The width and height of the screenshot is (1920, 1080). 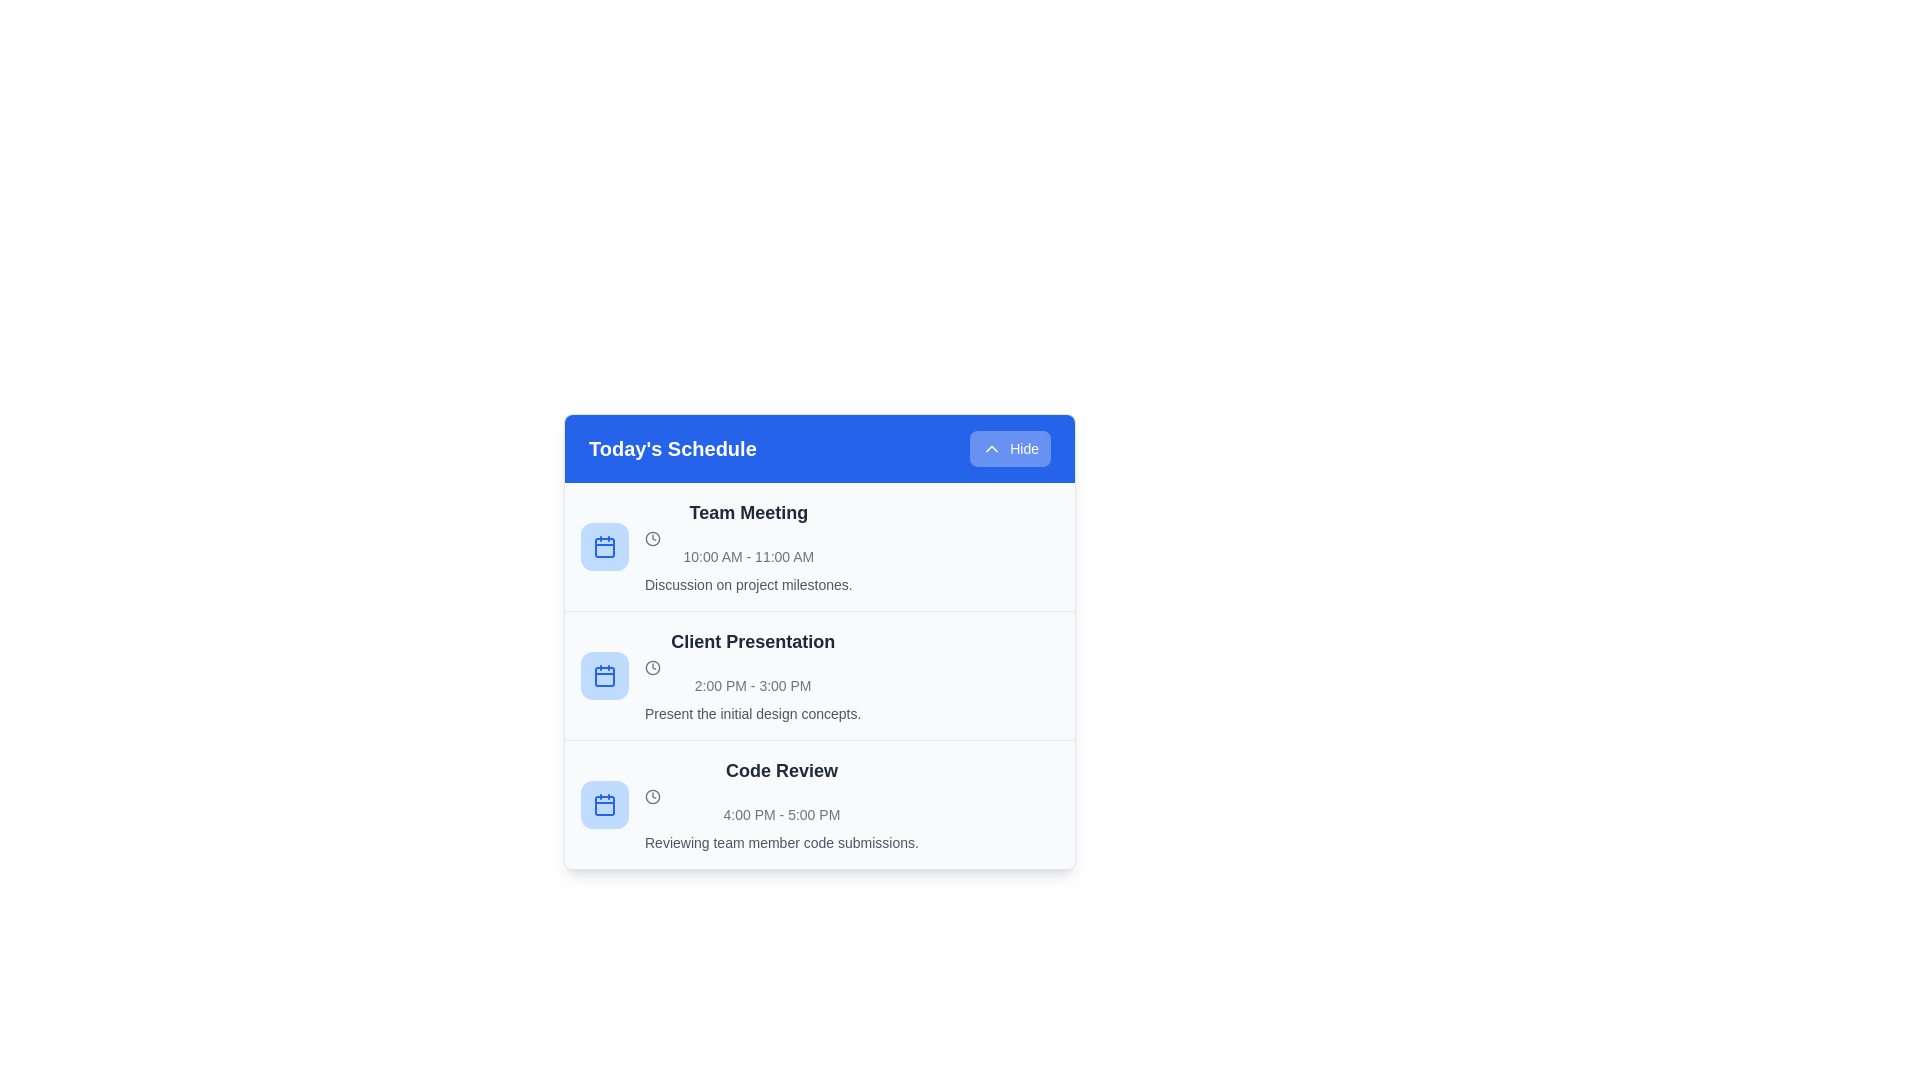 I want to click on the chevron-up icon, which is represented as an upward-pointing triangle with a minimalistic stroke-line style, located near the 'Hide' label on a light blue button in the top-right corner of the application interface, so click(x=992, y=447).